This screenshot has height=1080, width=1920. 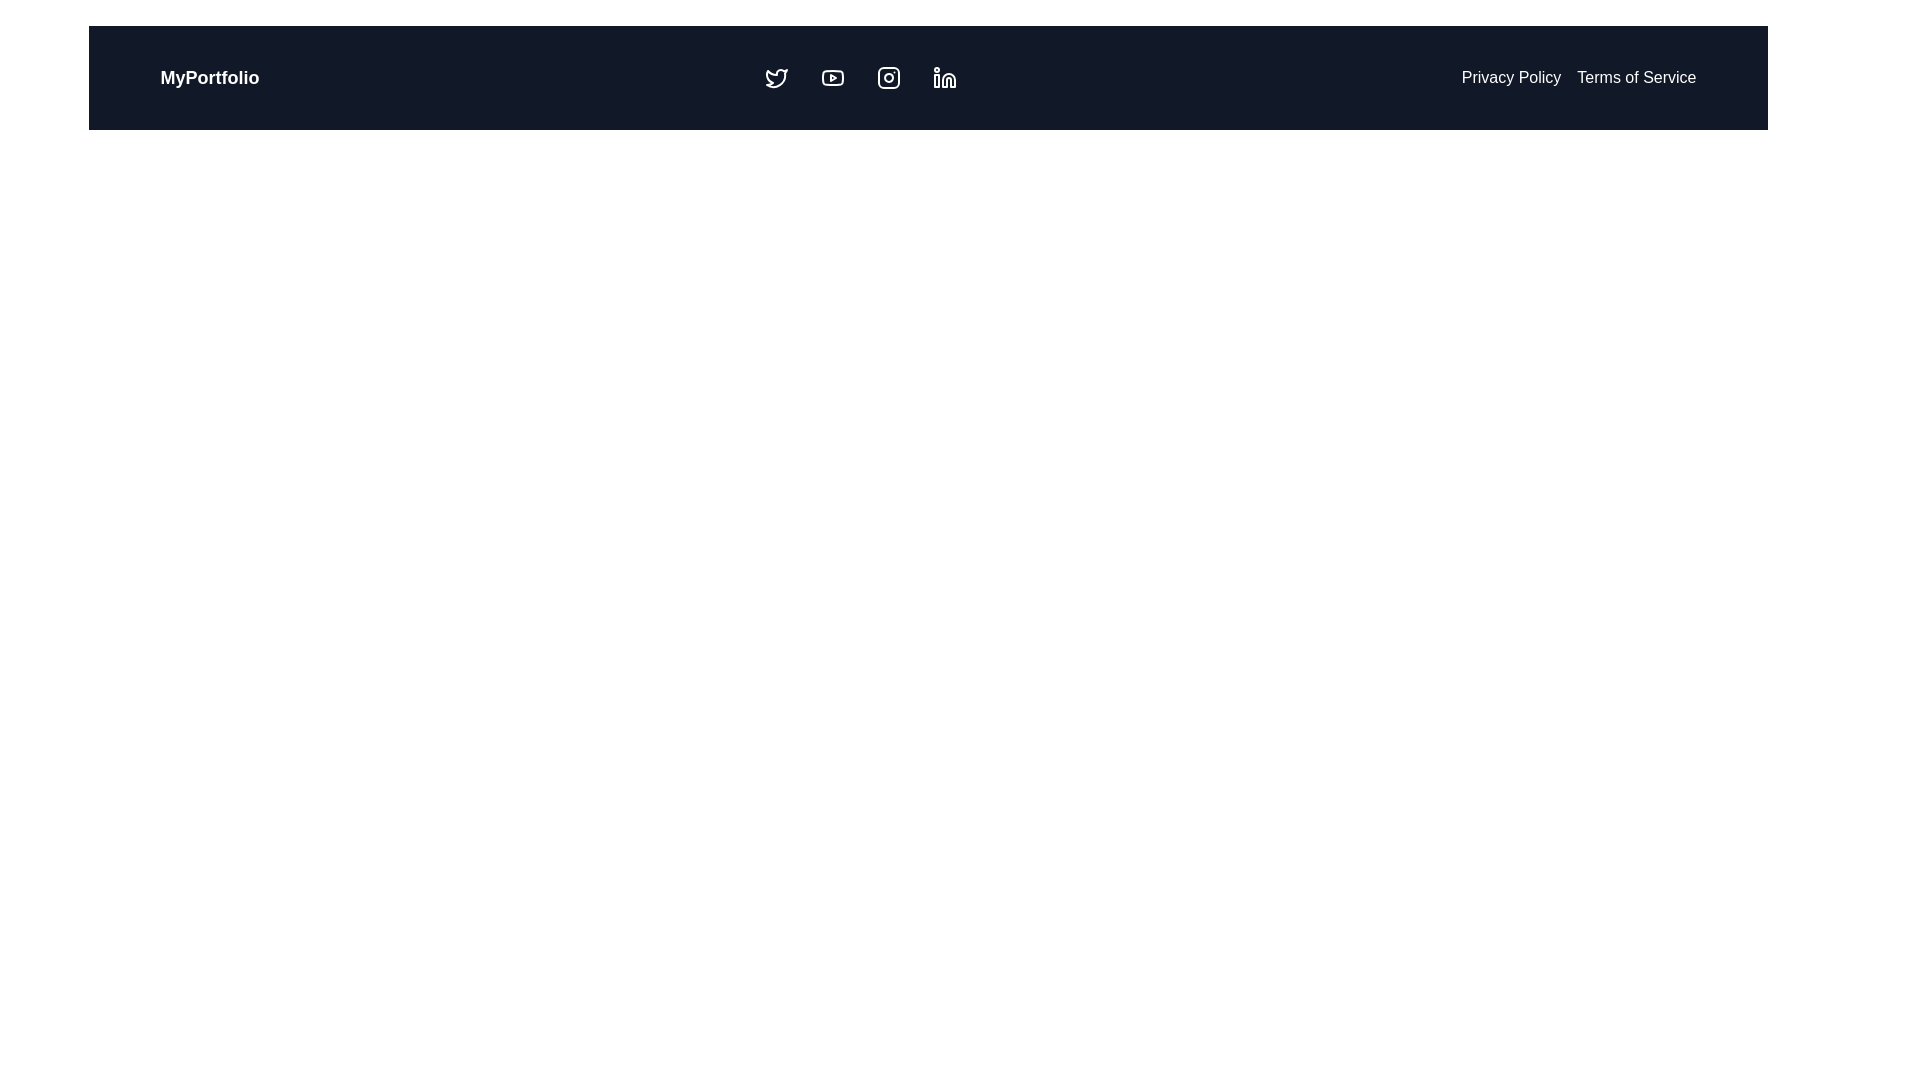 What do you see at coordinates (887, 76) in the screenshot?
I see `the Instagram icon button, which is the third icon in a horizontal navigation bar` at bounding box center [887, 76].